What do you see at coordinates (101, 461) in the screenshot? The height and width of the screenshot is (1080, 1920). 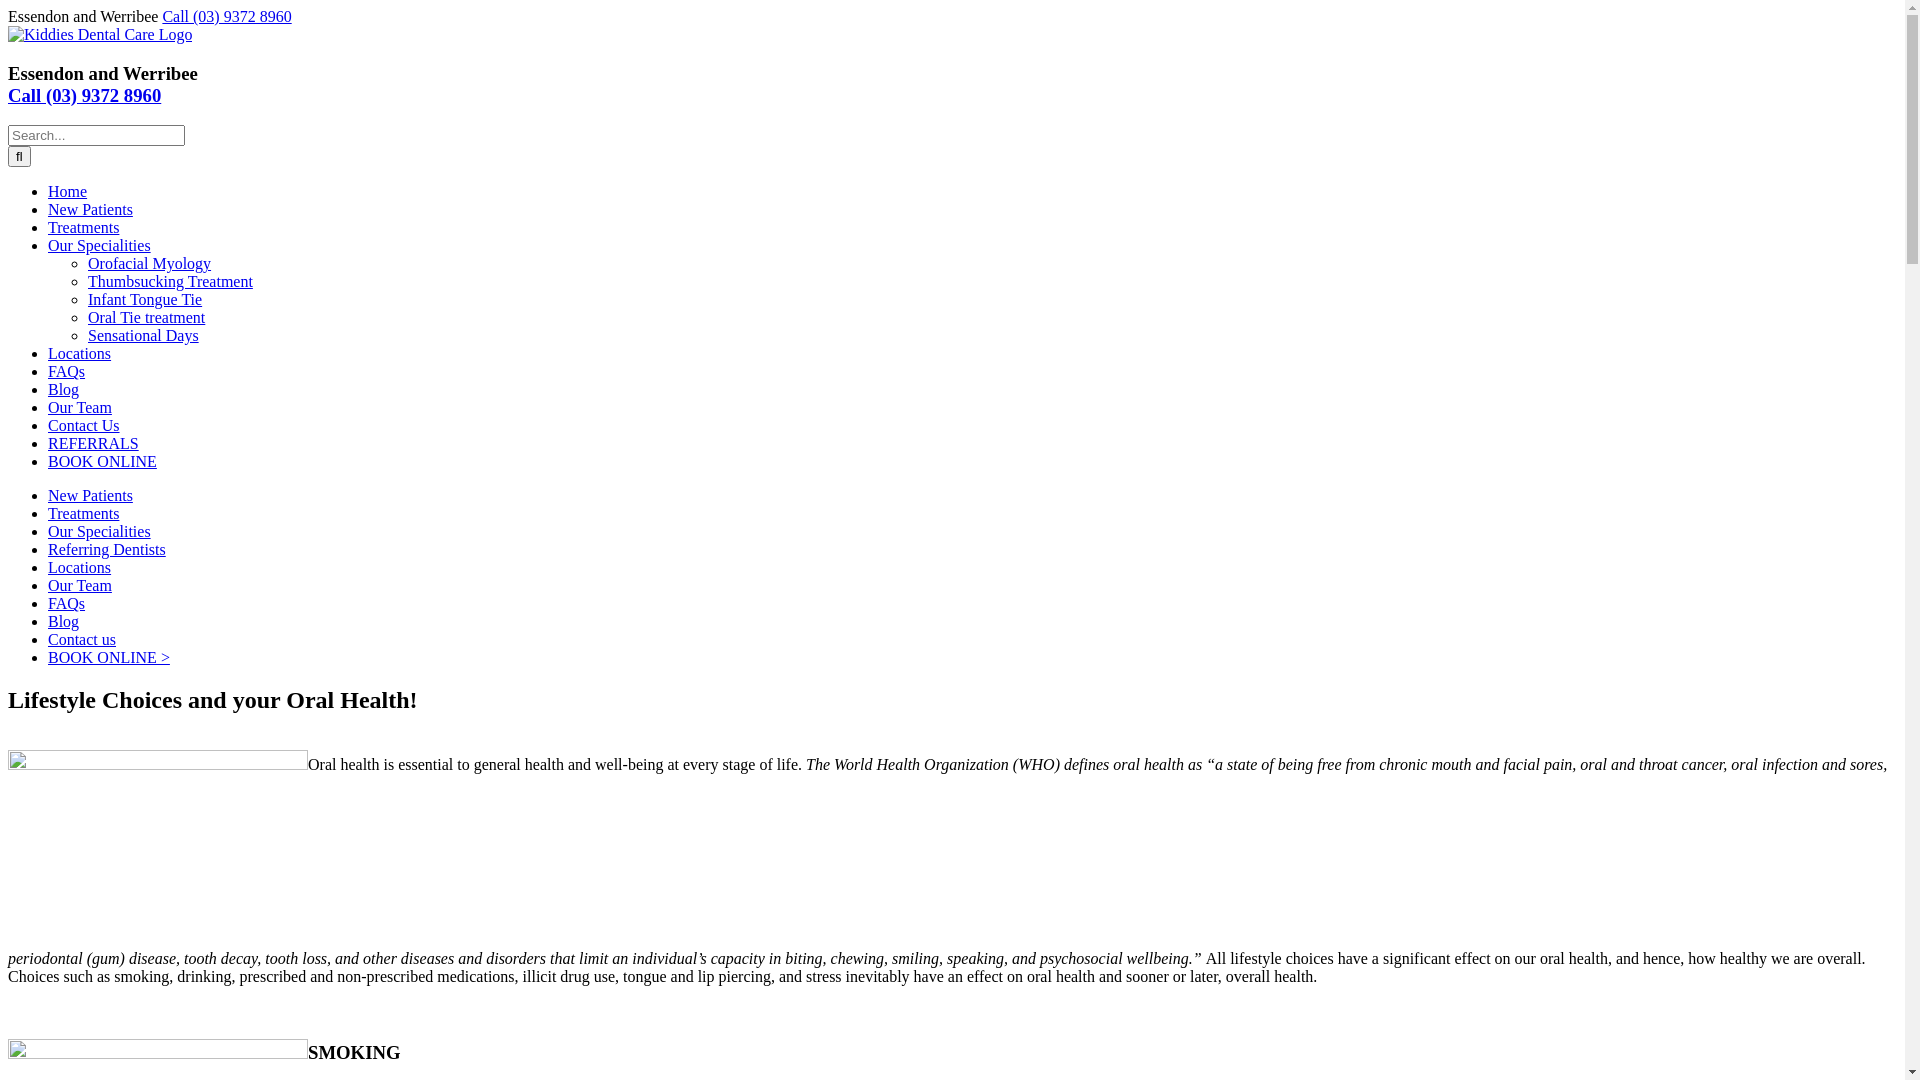 I see `'BOOK ONLINE'` at bounding box center [101, 461].